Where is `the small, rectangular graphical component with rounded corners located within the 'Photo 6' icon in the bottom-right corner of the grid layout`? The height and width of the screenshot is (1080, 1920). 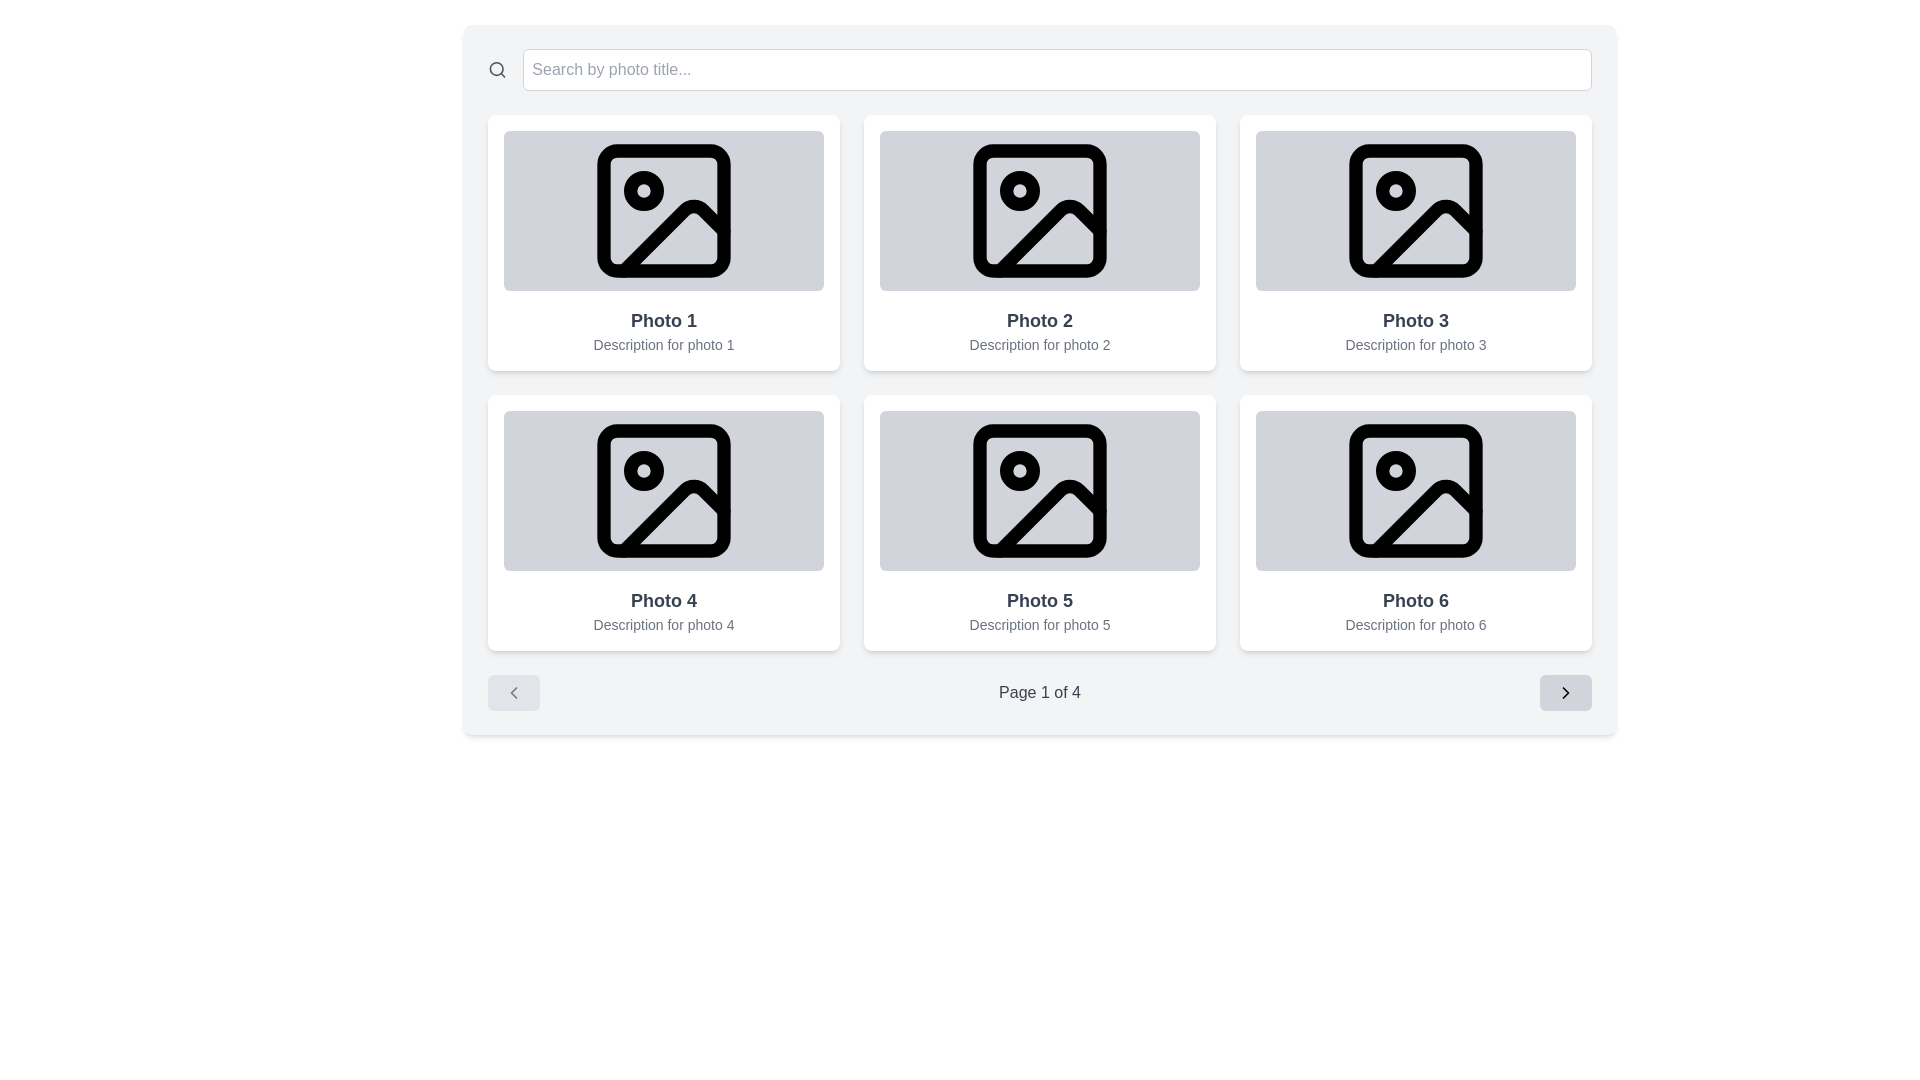
the small, rectangular graphical component with rounded corners located within the 'Photo 6' icon in the bottom-right corner of the grid layout is located at coordinates (1415, 490).